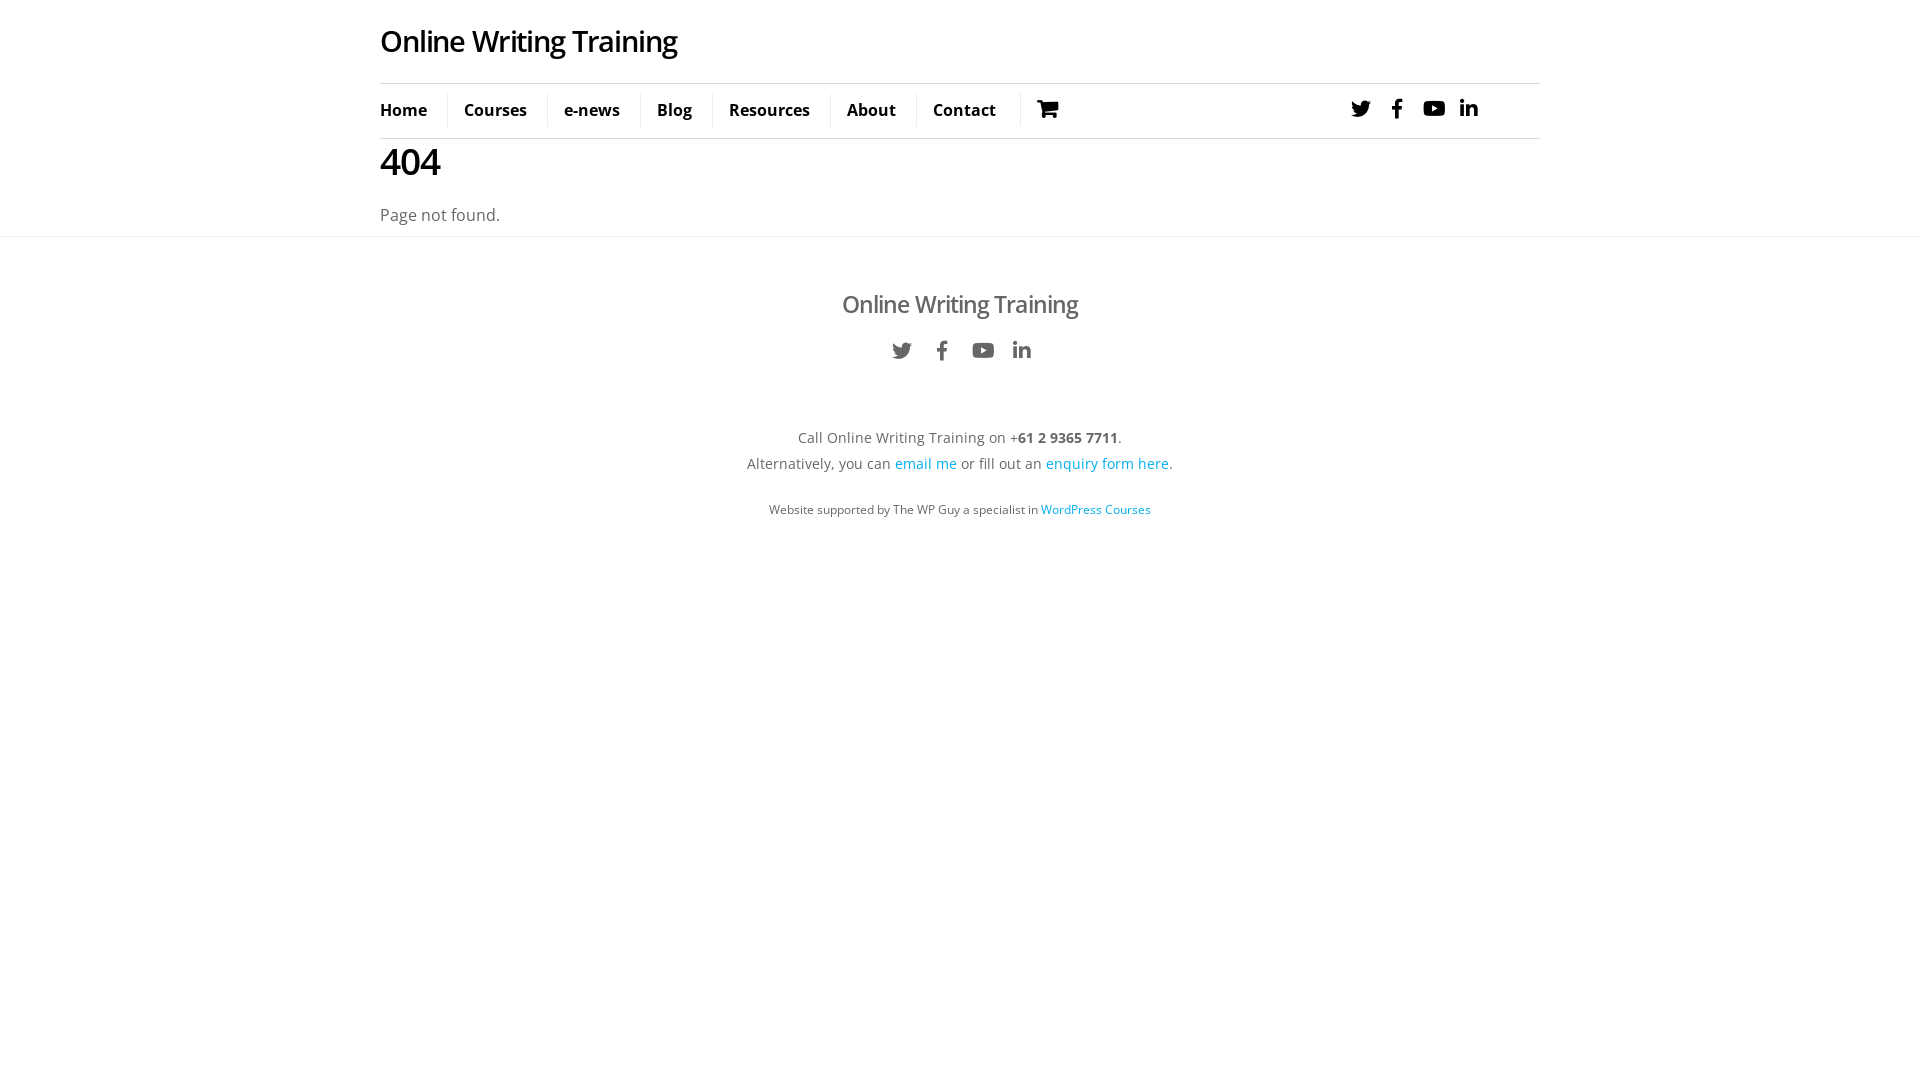  What do you see at coordinates (379, 40) in the screenshot?
I see `'Online Writing Training'` at bounding box center [379, 40].